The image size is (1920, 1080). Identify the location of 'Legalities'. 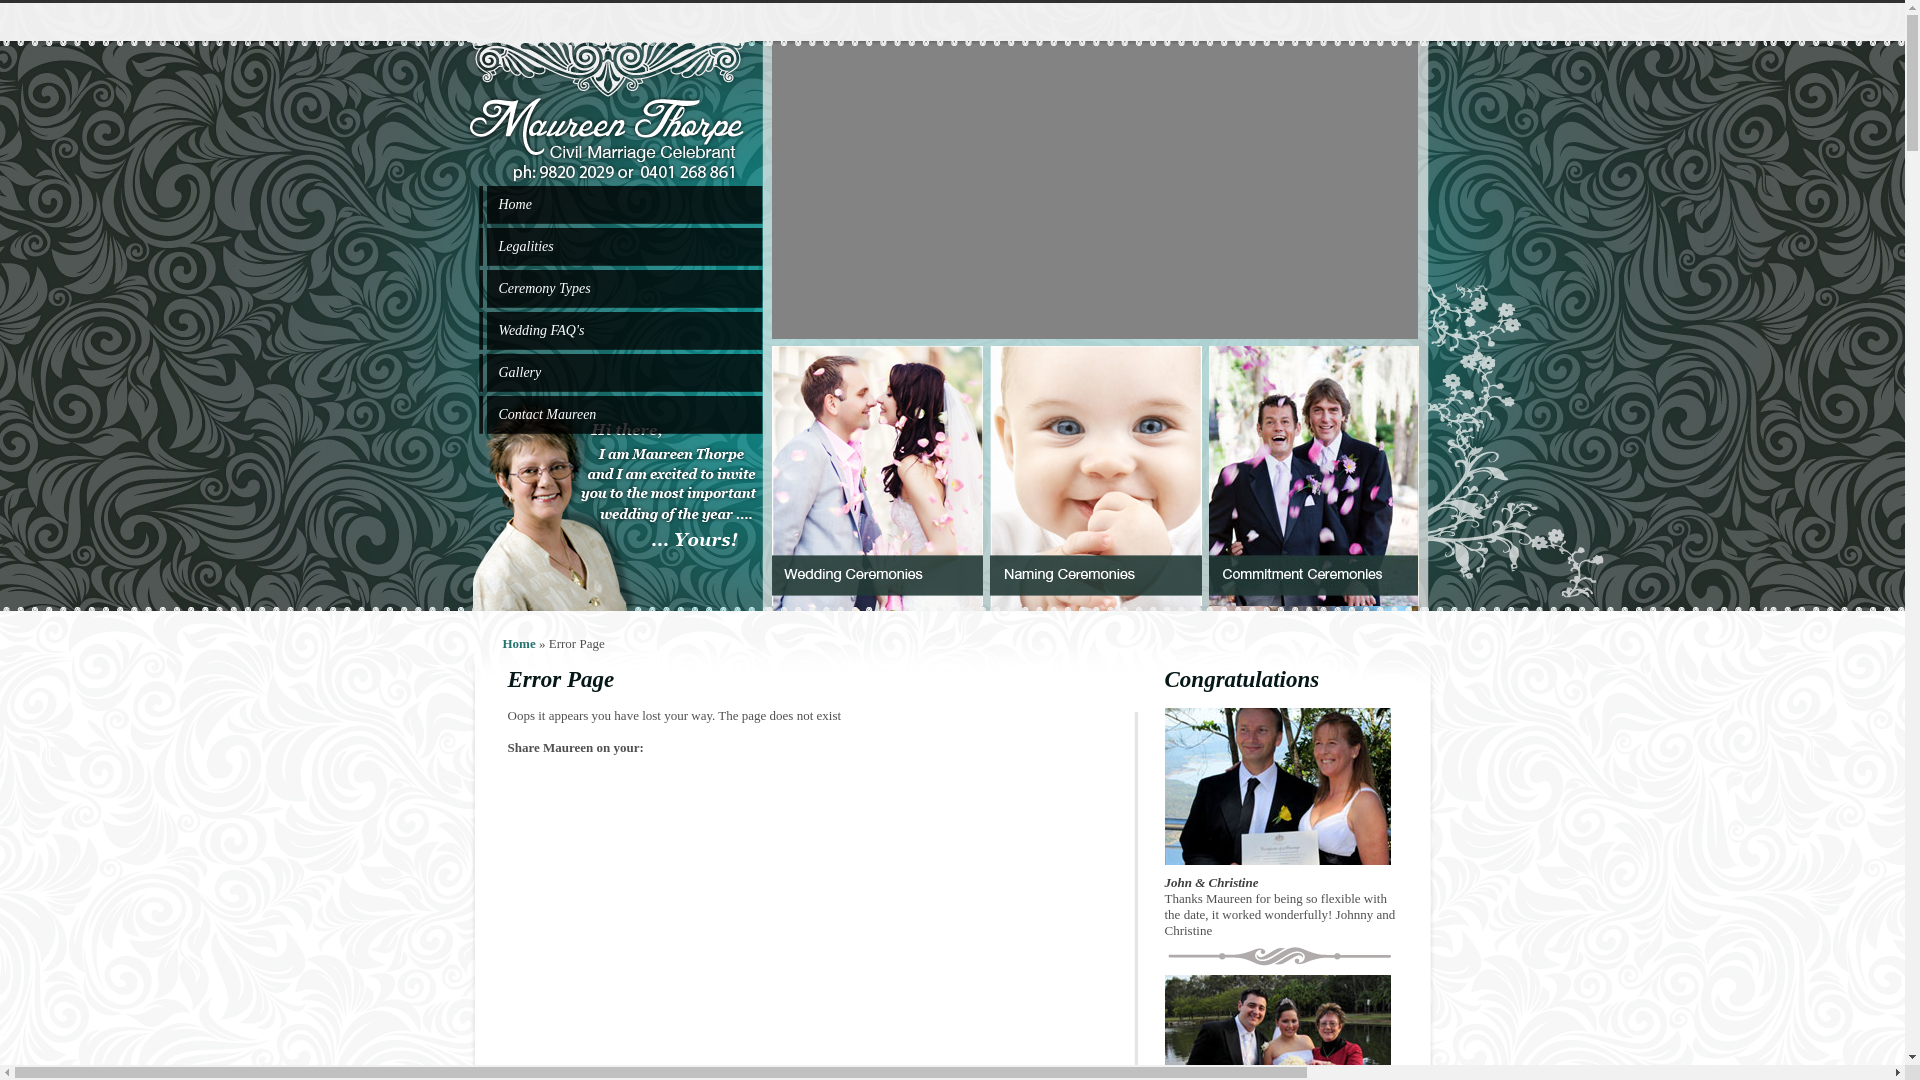
(525, 245).